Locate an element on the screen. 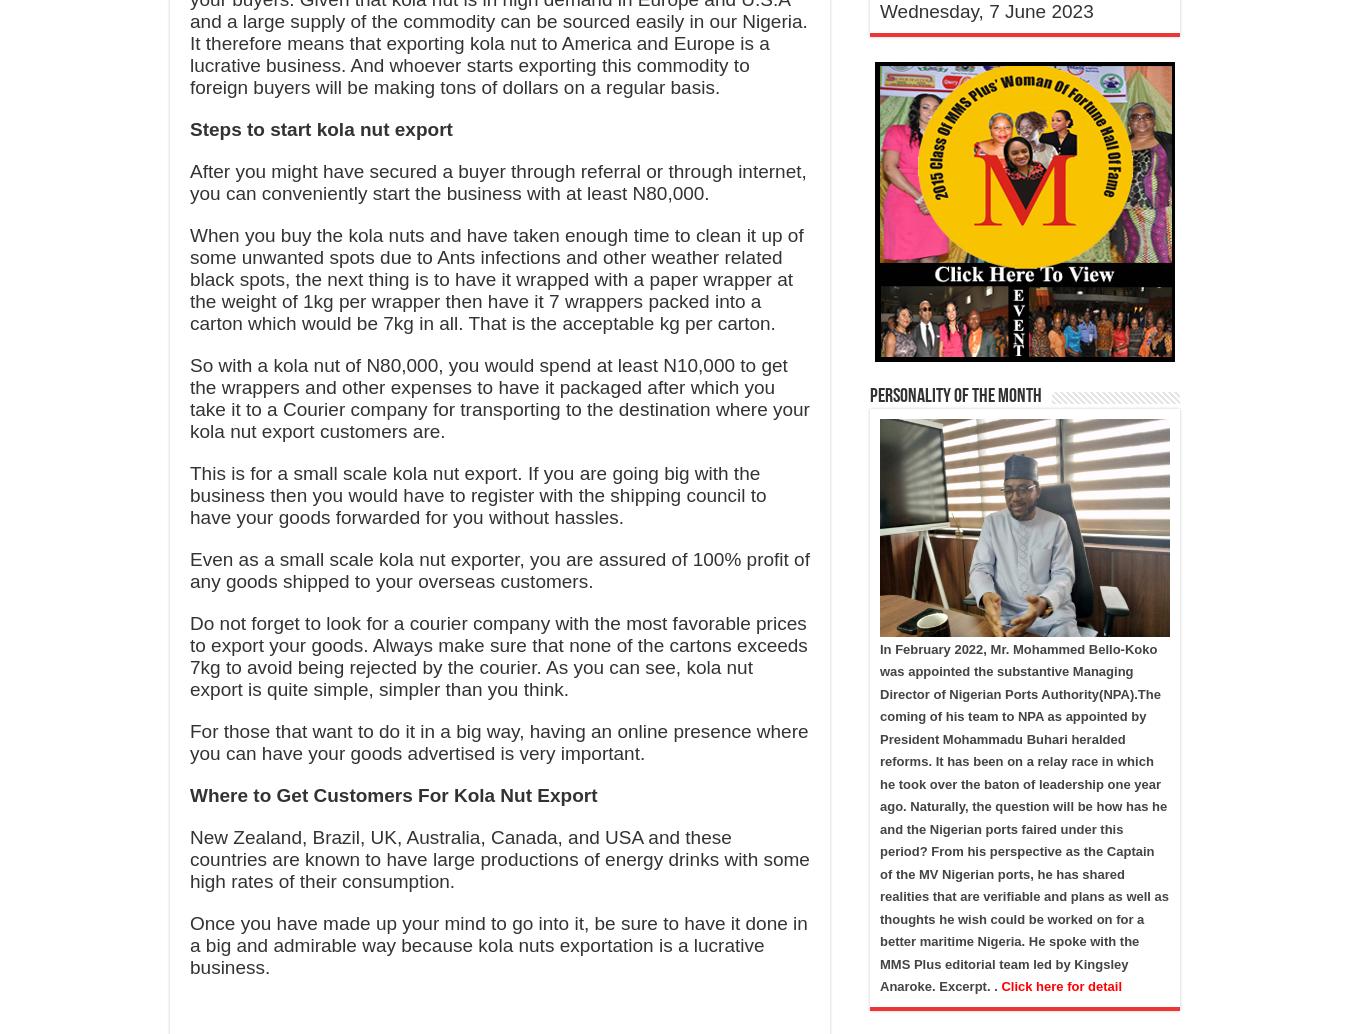 The image size is (1350, 1034). 'This is for a small scale kola nut export. If you are going big with the business then you would have to register with the shipping council to have your goods forwarded for you without hassles.' is located at coordinates (477, 494).